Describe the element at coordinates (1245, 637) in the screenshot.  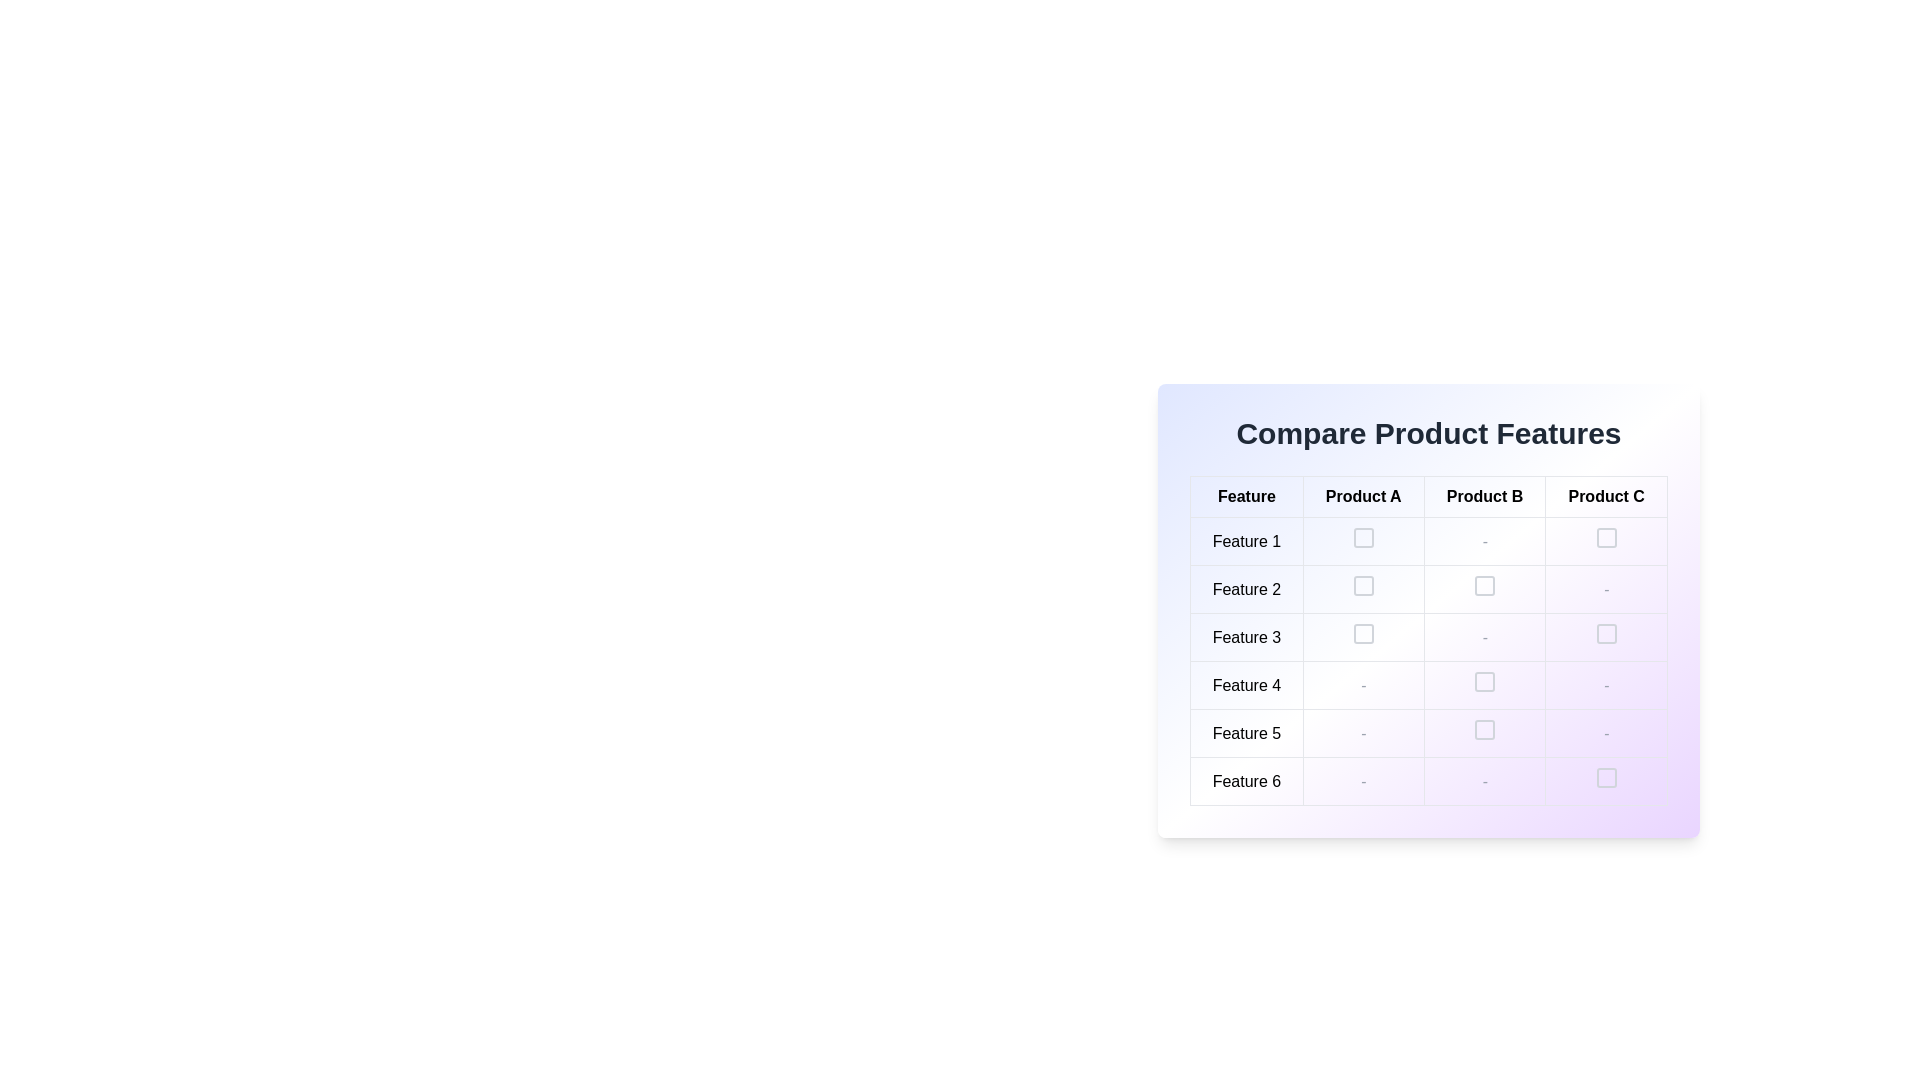
I see `text content of the Text Label located in the 'Feature' column, third row of the comparative product feature table` at that location.